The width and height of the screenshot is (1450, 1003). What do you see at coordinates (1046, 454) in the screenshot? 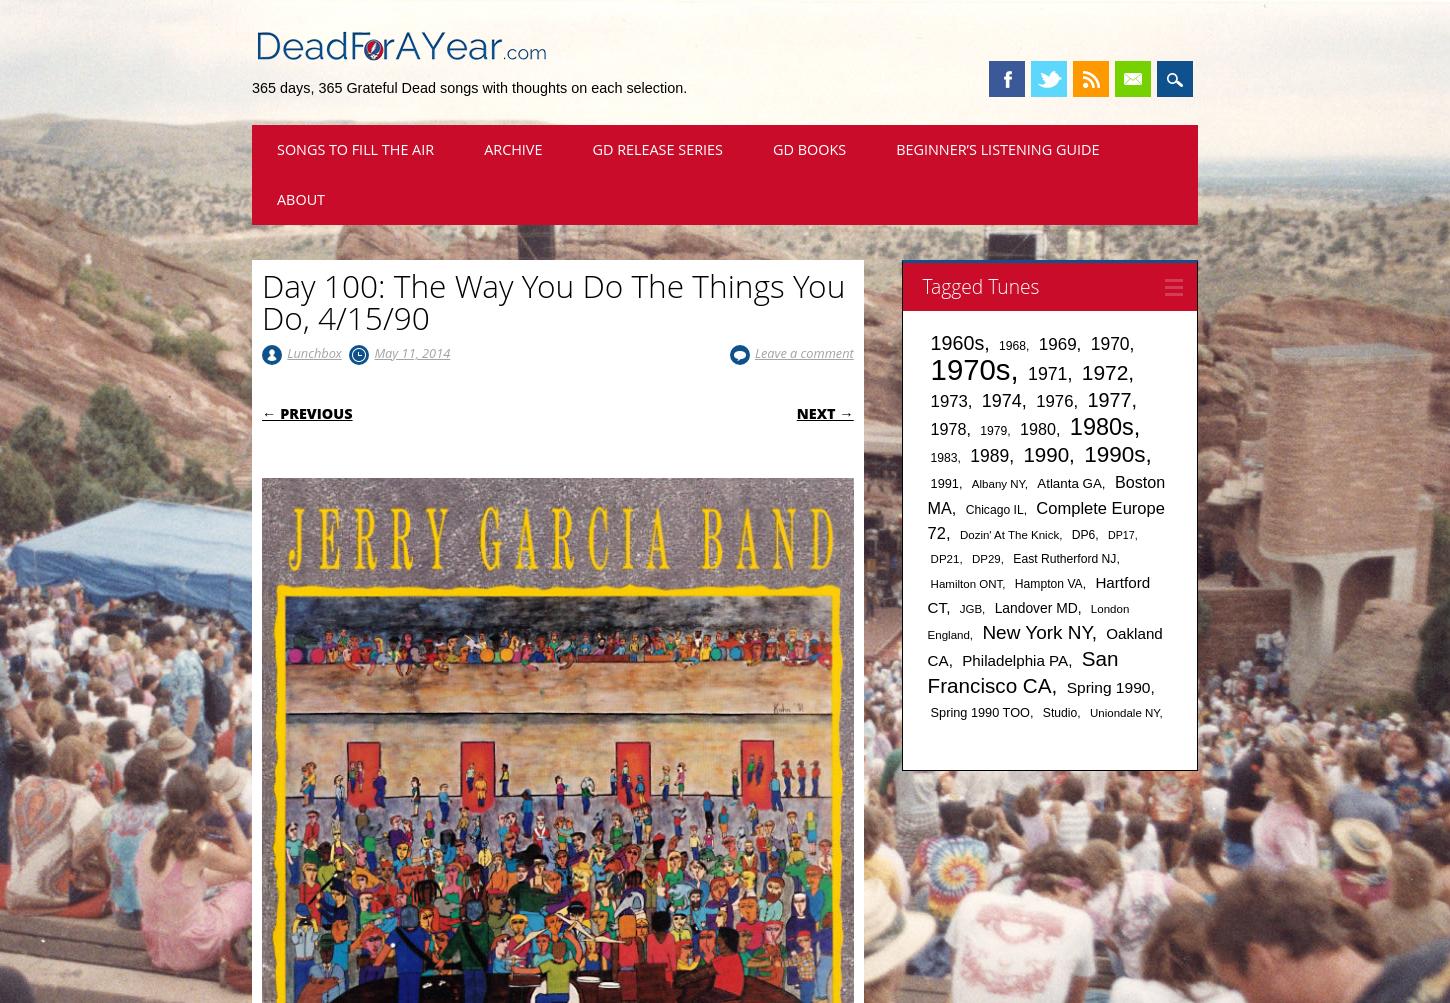
I see `'1990'` at bounding box center [1046, 454].